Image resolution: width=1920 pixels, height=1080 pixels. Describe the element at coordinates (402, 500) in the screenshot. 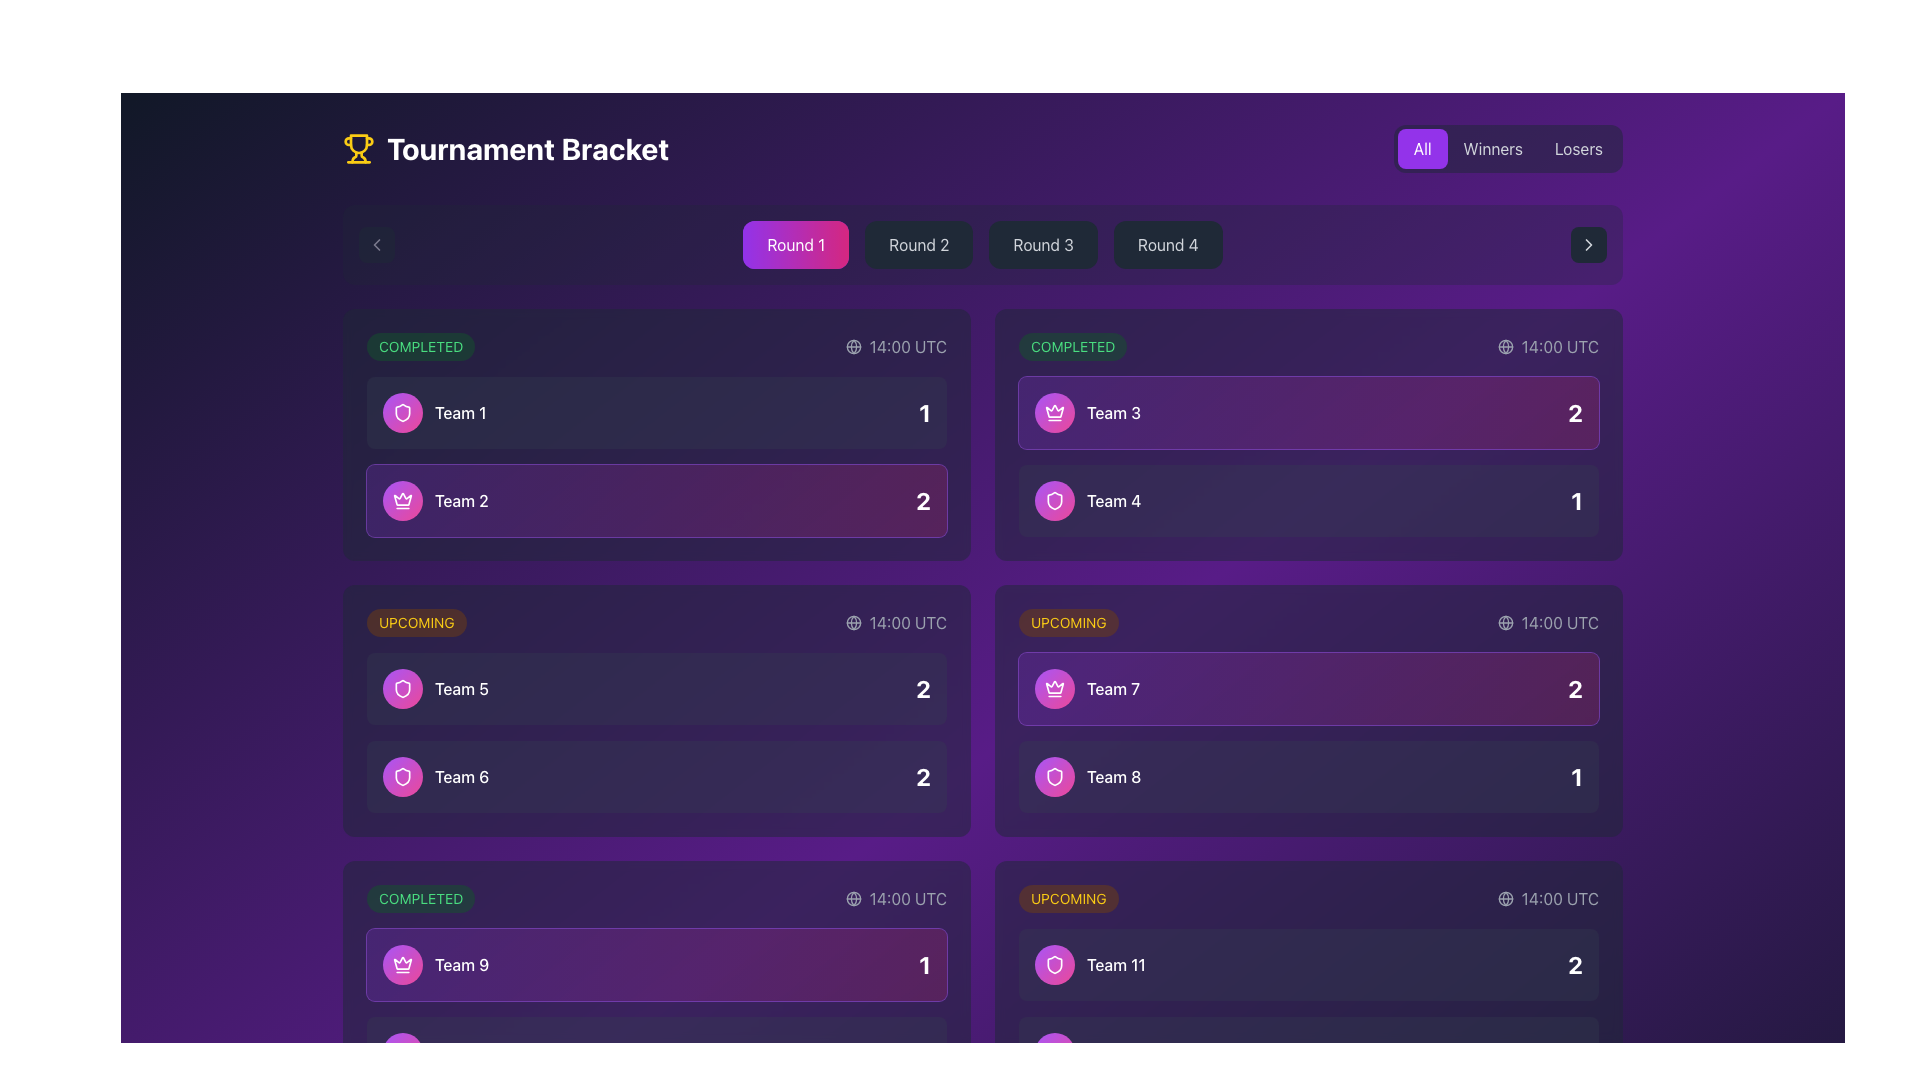

I see `the circular badge icon with a crown inside it, located to the left of the text 'Team 2' in the 'Completed' section of the tournament bracket interface` at that location.